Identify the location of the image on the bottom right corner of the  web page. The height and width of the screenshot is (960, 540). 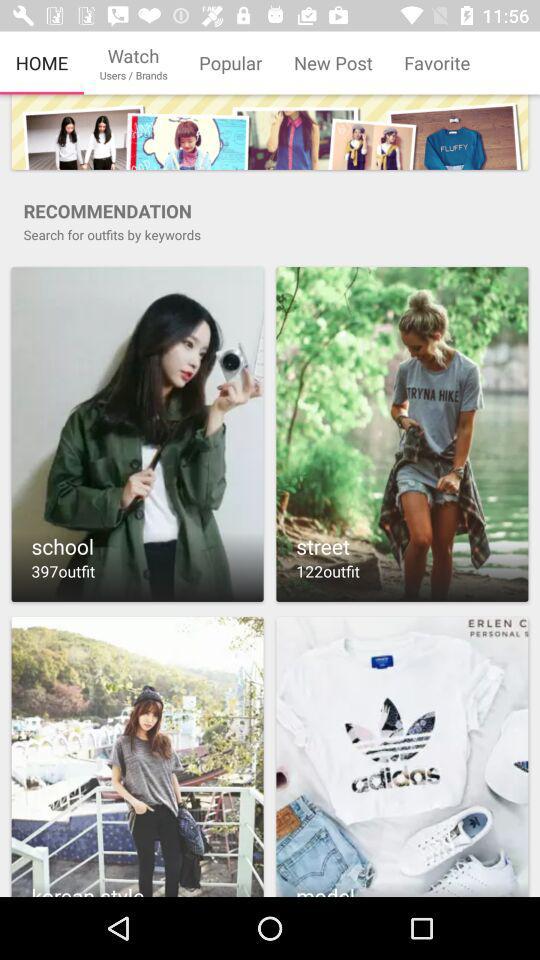
(402, 753).